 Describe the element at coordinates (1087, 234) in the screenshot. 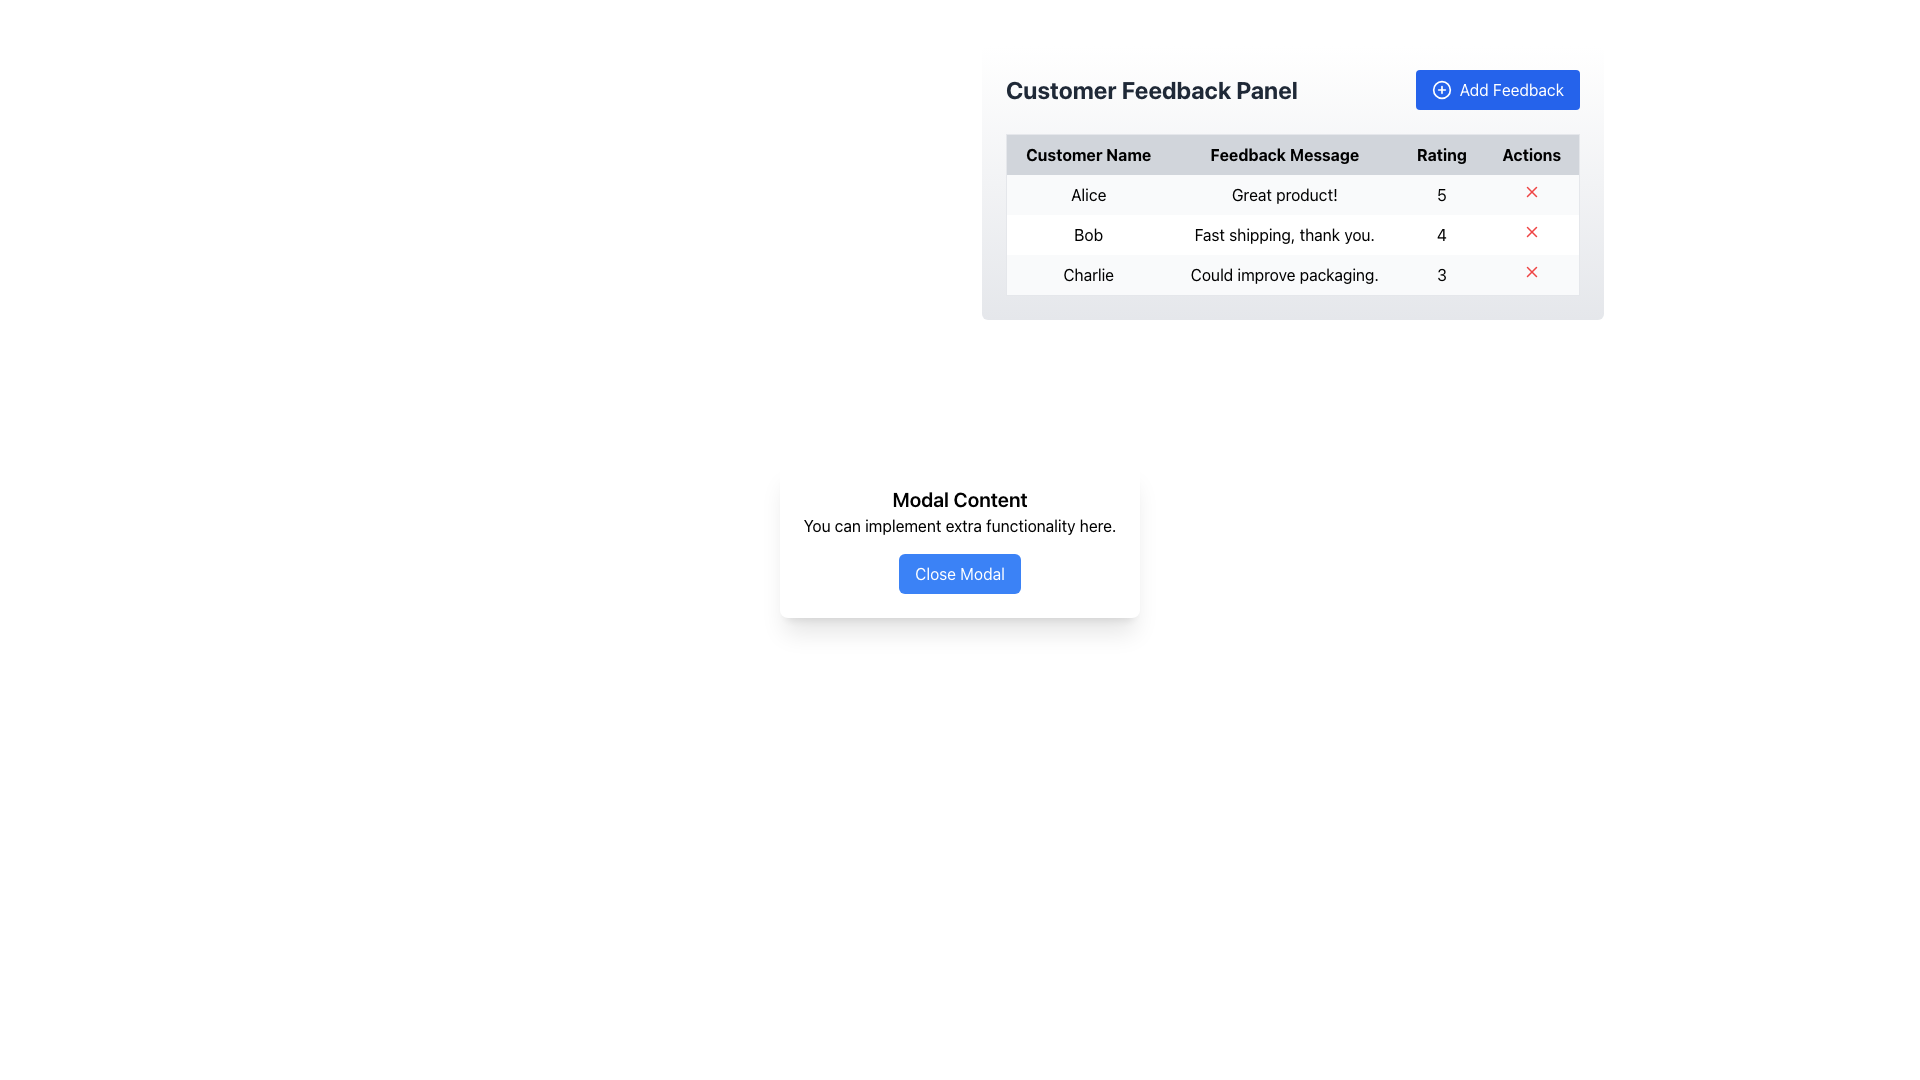

I see `the table cell displaying the name 'Bob' in the second row of the 'Customer Feedback Panel' under the 'Customer Name' column` at that location.